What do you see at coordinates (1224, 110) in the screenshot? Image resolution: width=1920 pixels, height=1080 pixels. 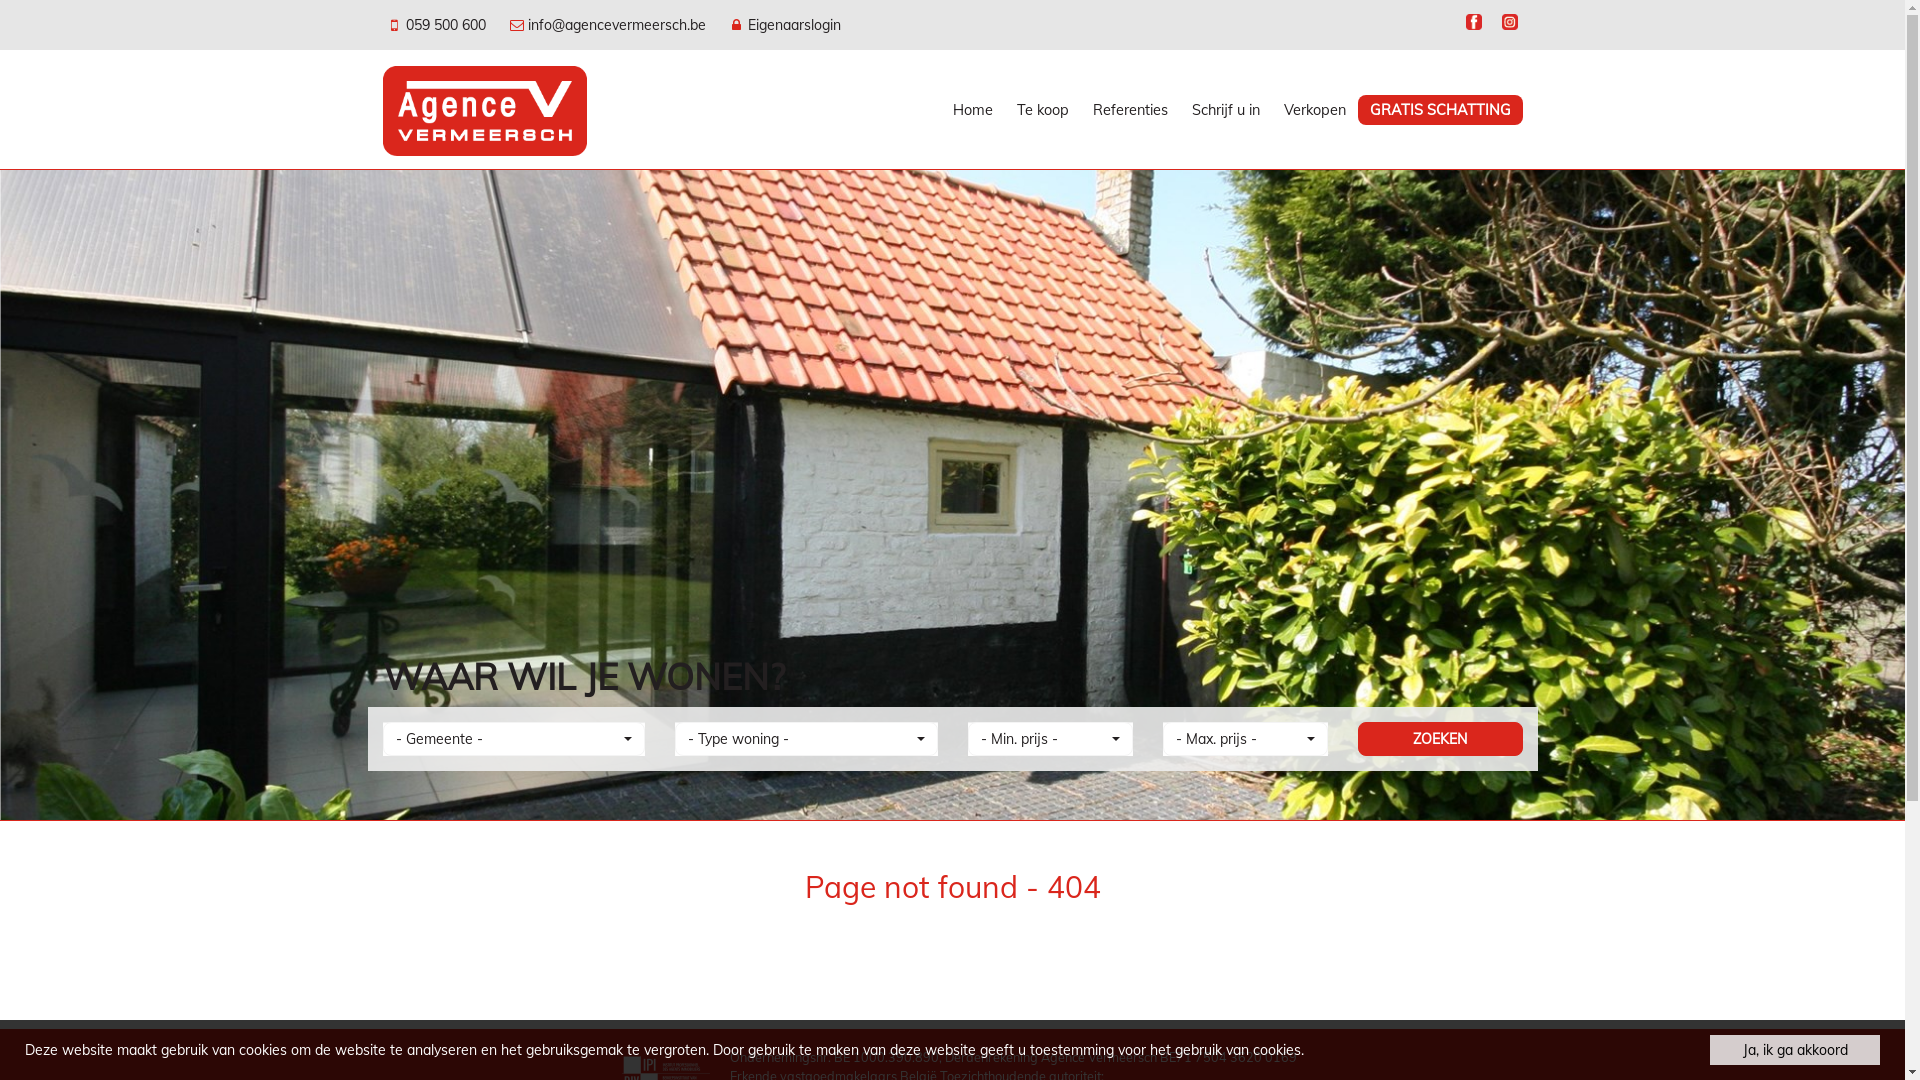 I see `'Schrijf u in'` at bounding box center [1224, 110].